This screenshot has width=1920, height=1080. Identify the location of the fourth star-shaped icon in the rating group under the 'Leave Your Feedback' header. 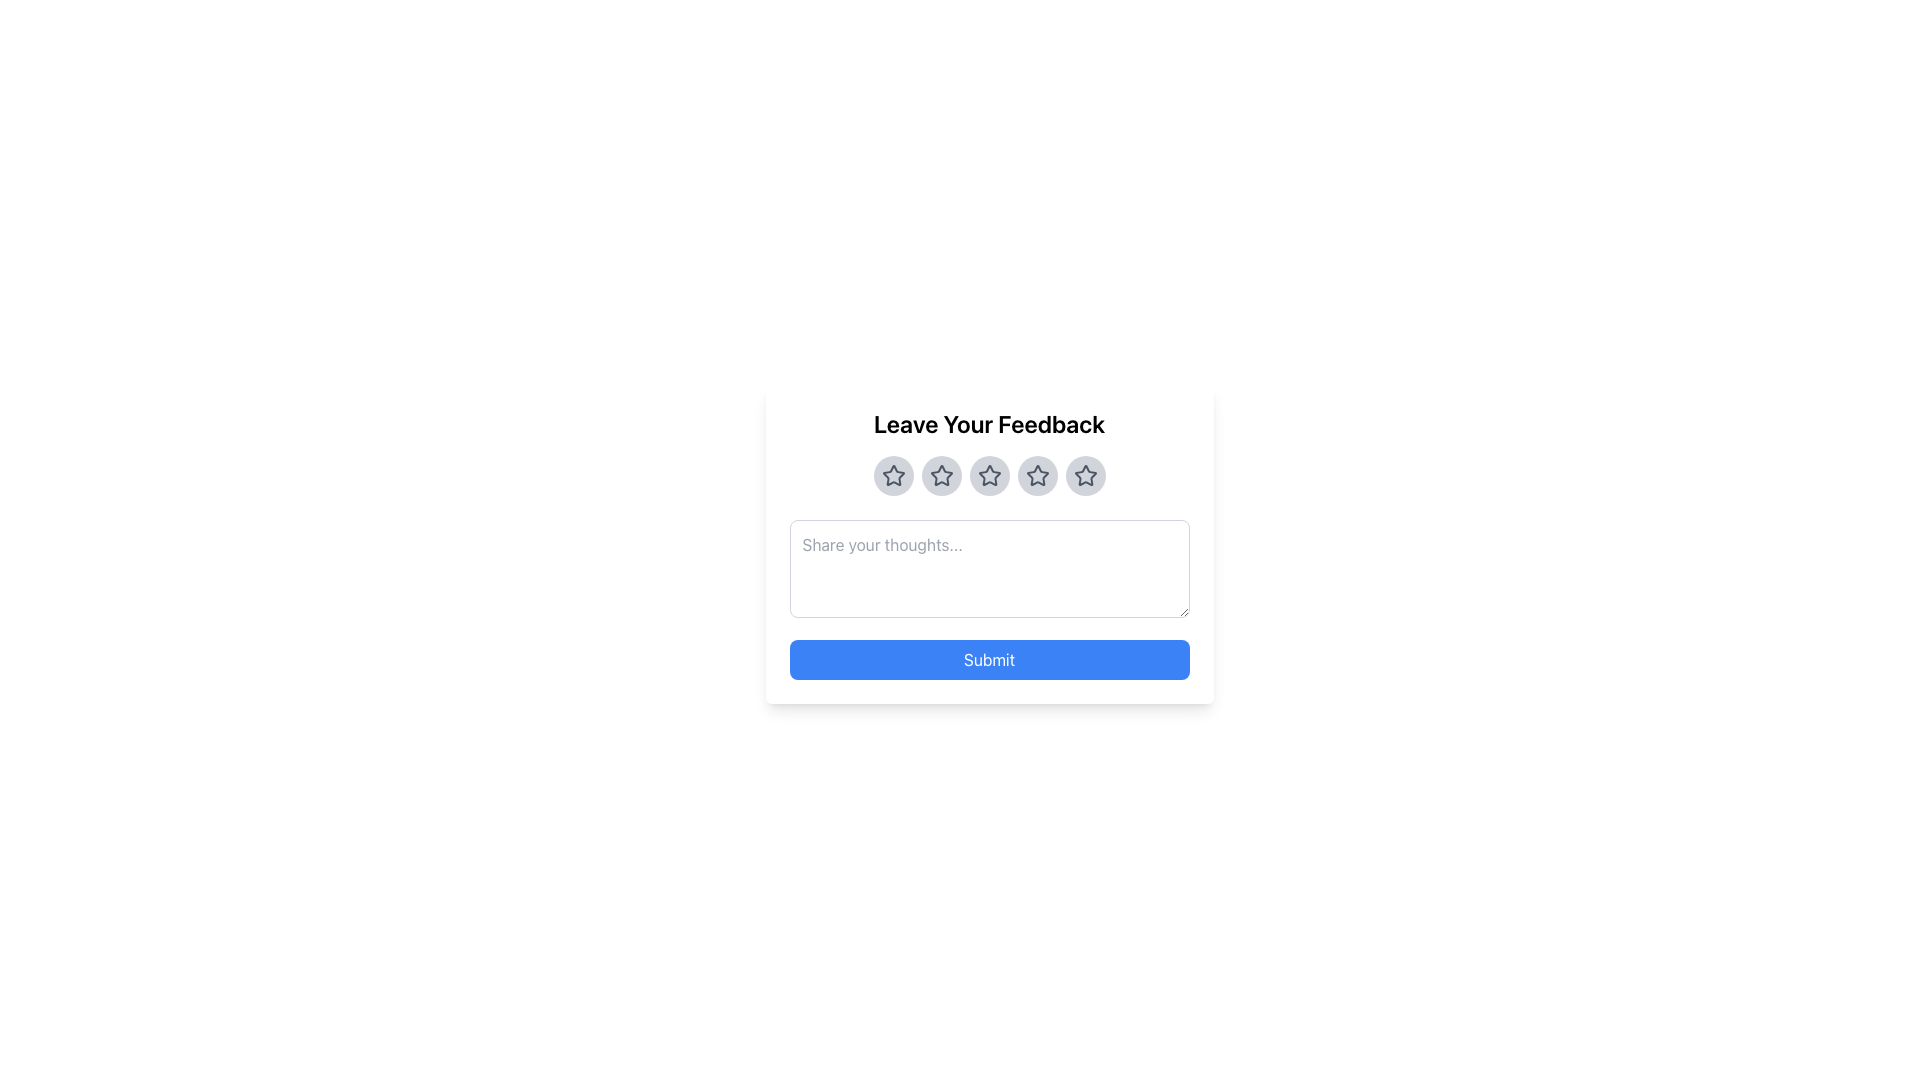
(1037, 475).